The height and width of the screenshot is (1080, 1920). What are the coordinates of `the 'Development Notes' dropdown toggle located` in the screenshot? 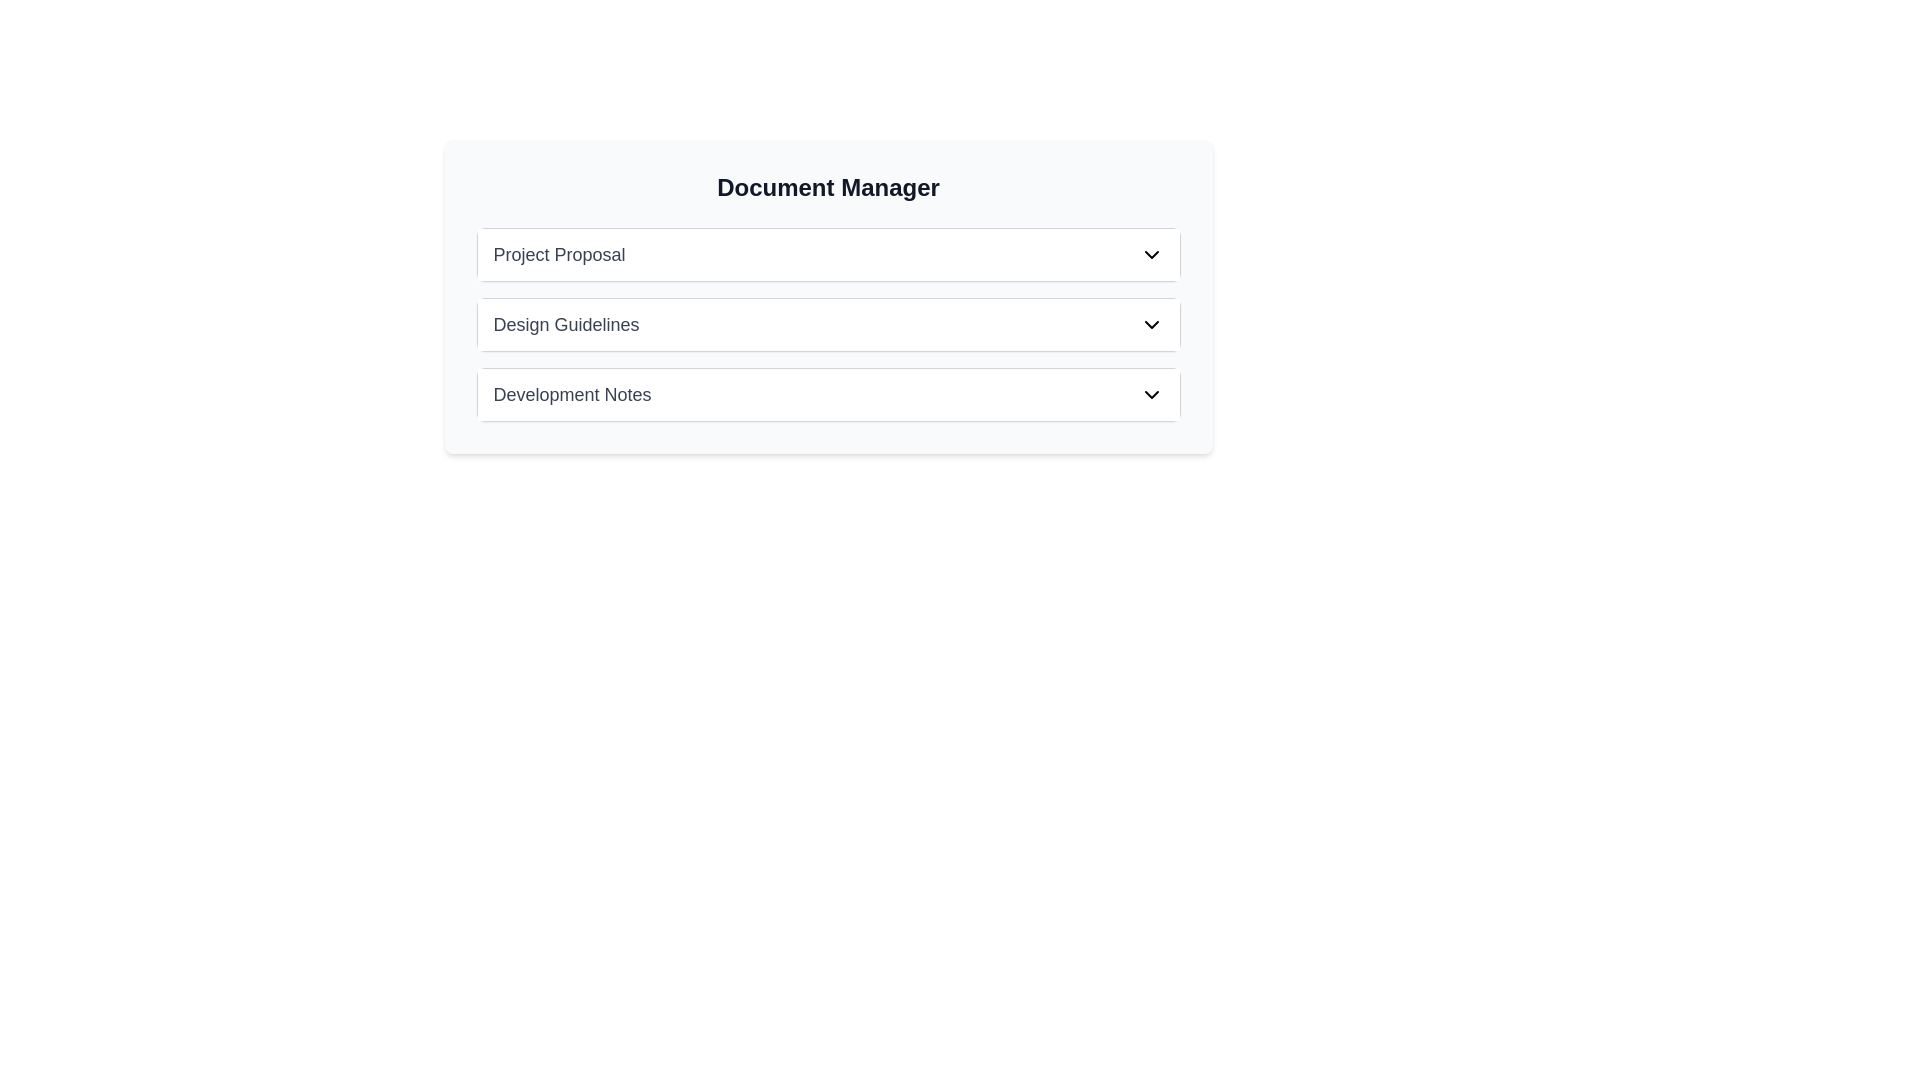 It's located at (828, 394).